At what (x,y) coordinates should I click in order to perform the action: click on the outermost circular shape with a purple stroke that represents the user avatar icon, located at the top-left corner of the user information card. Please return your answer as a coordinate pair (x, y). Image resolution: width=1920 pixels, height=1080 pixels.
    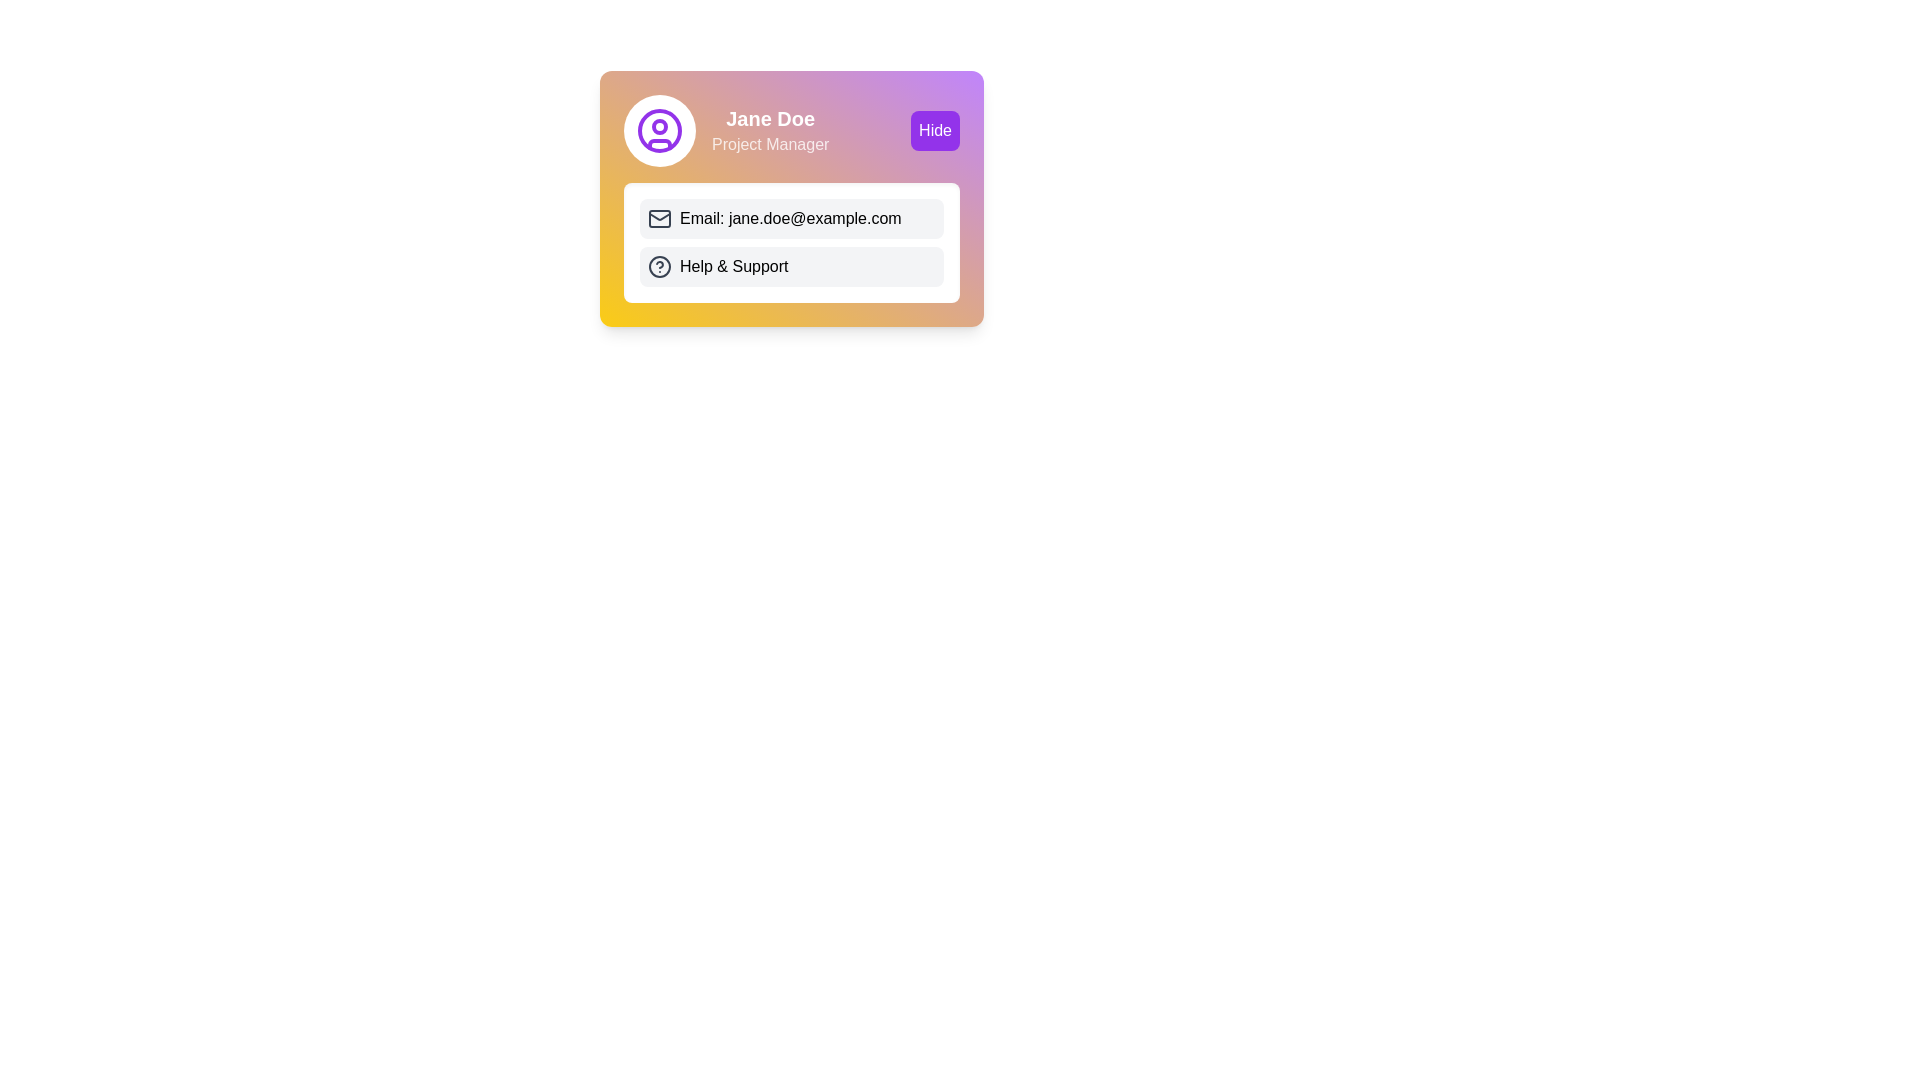
    Looking at the image, I should click on (660, 131).